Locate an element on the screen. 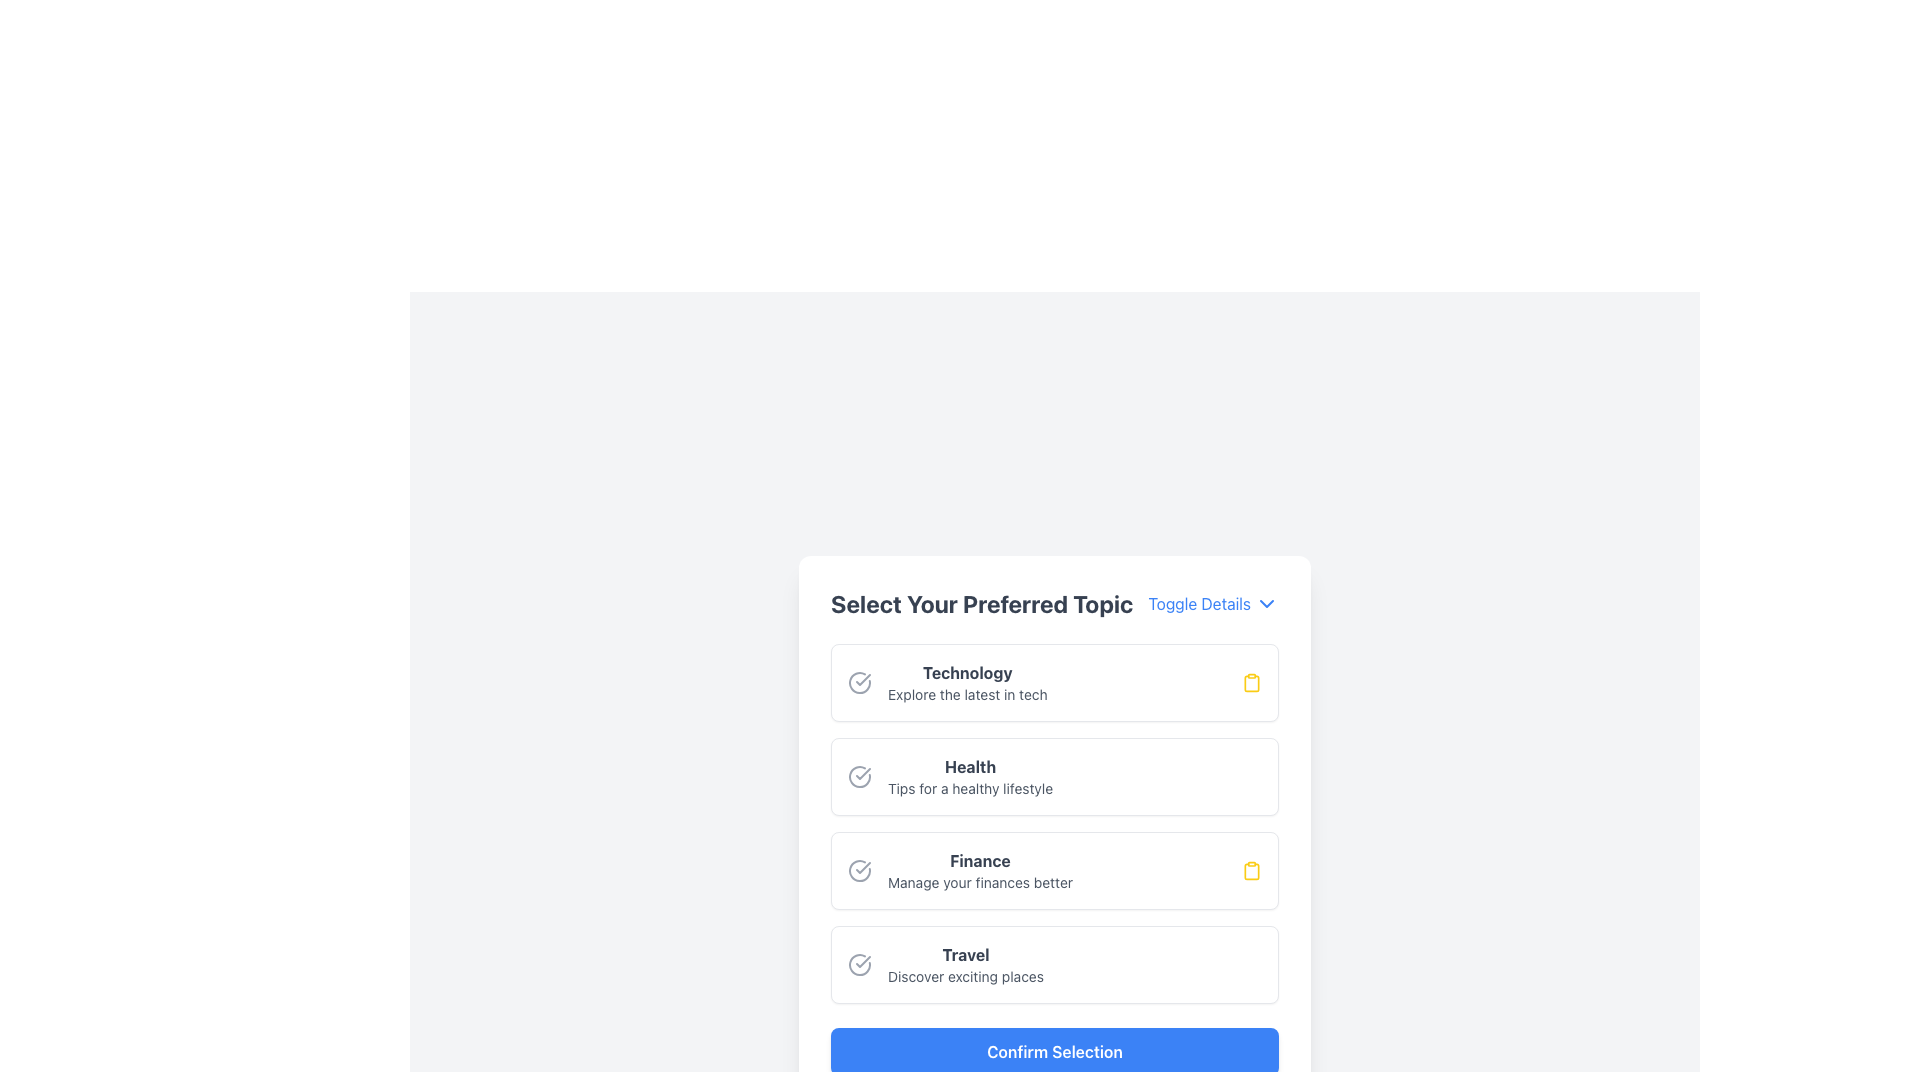 This screenshot has height=1080, width=1920. the selectable option labeled 'Health' with the subtitle 'Tips for a healthy lifestyle' is located at coordinates (970, 775).